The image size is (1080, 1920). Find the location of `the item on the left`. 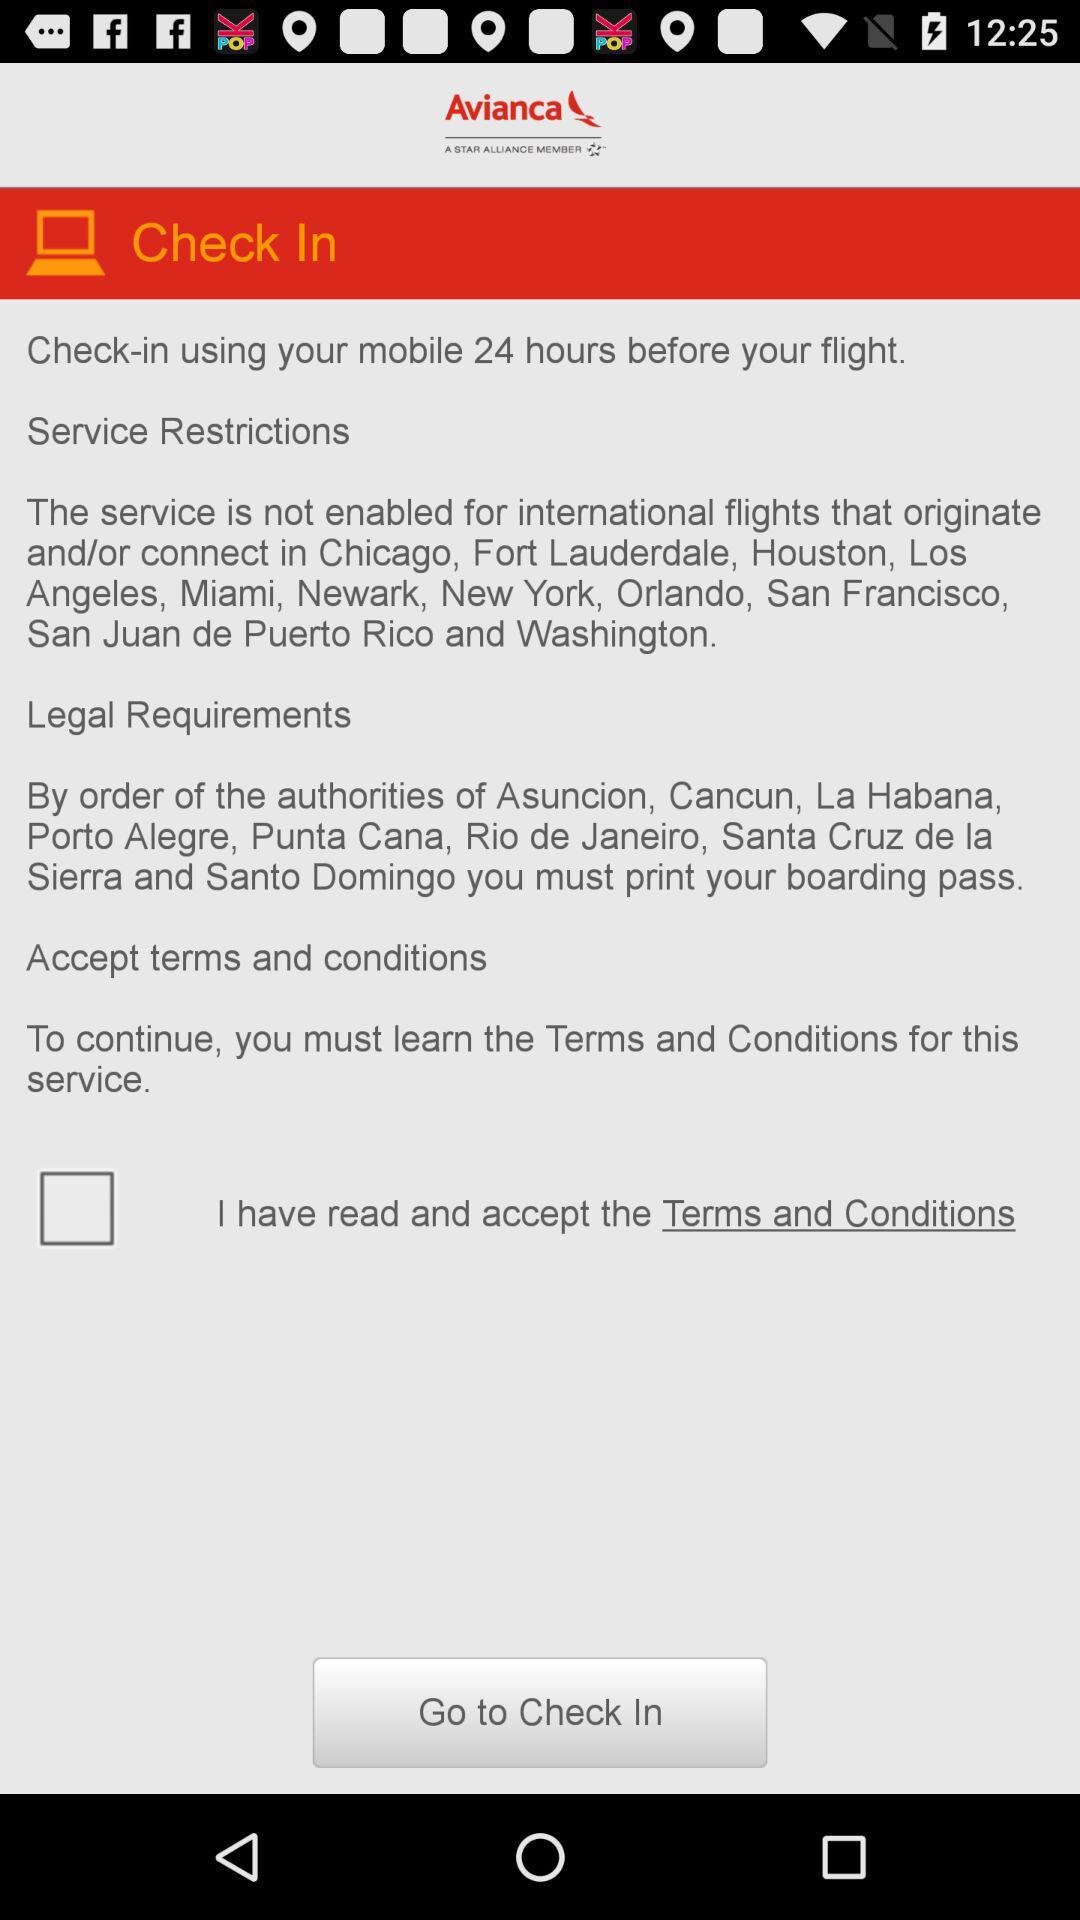

the item on the left is located at coordinates (108, 1205).